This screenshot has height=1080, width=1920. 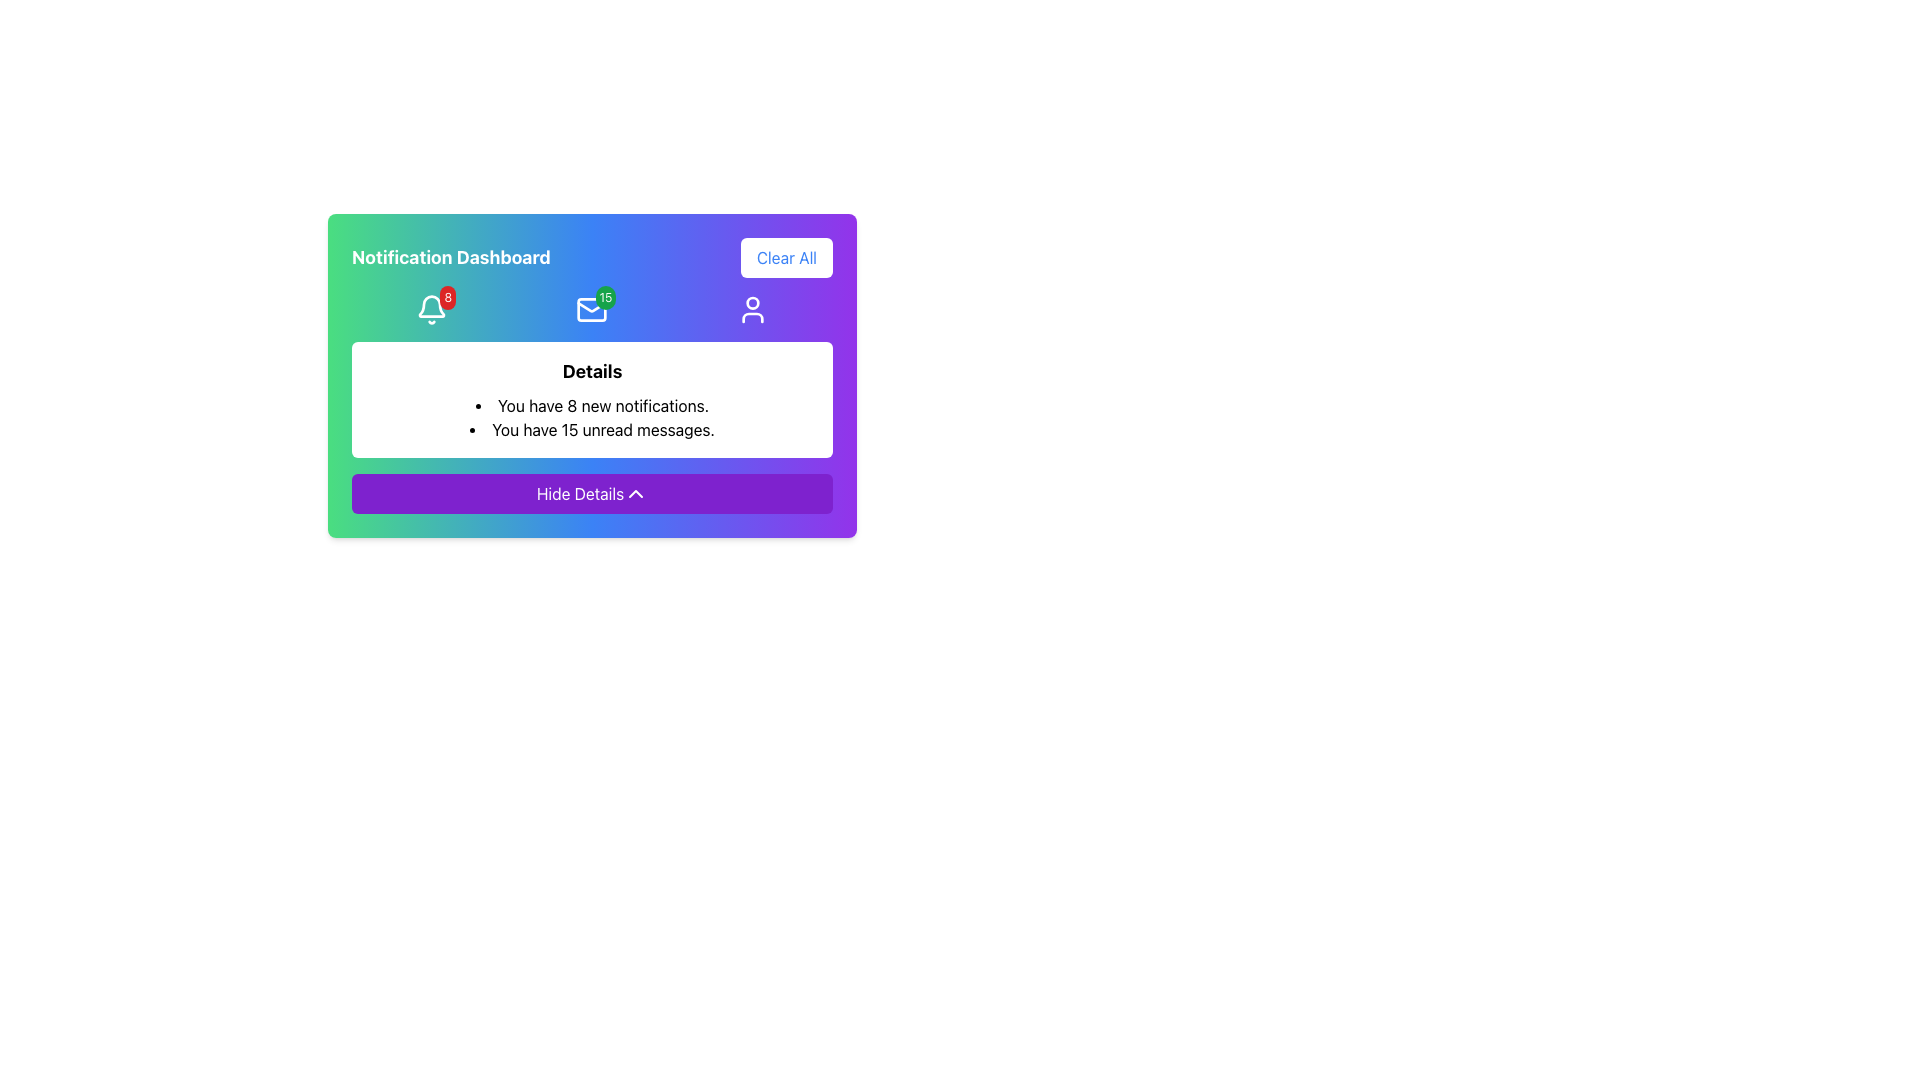 I want to click on the purple button labeled 'Hide Details' located at the bottom of the notification panel, so click(x=591, y=443).